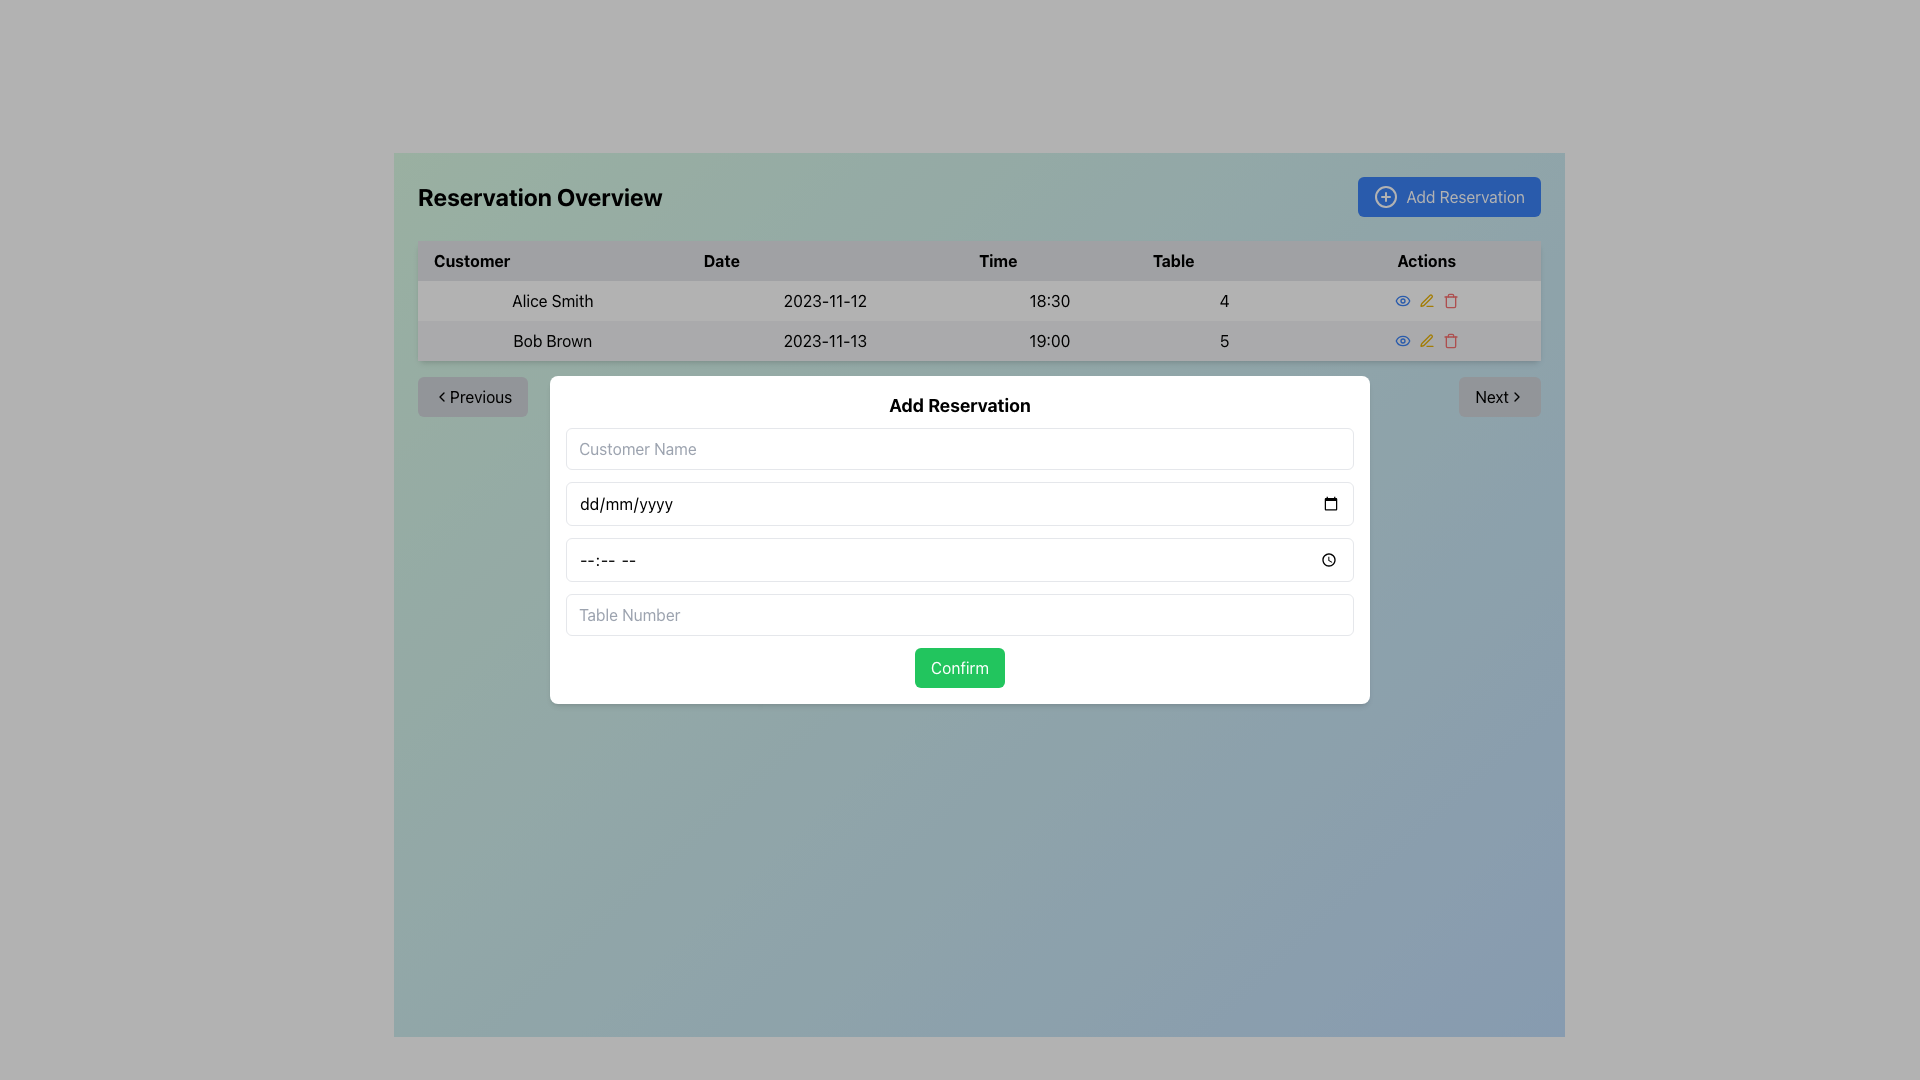  Describe the element at coordinates (1385, 196) in the screenshot. I see `the decorative circular icon with a central plus symbol, located to the left of the 'Add Reservation' text in the blue button at the top-right corner of the interface` at that location.